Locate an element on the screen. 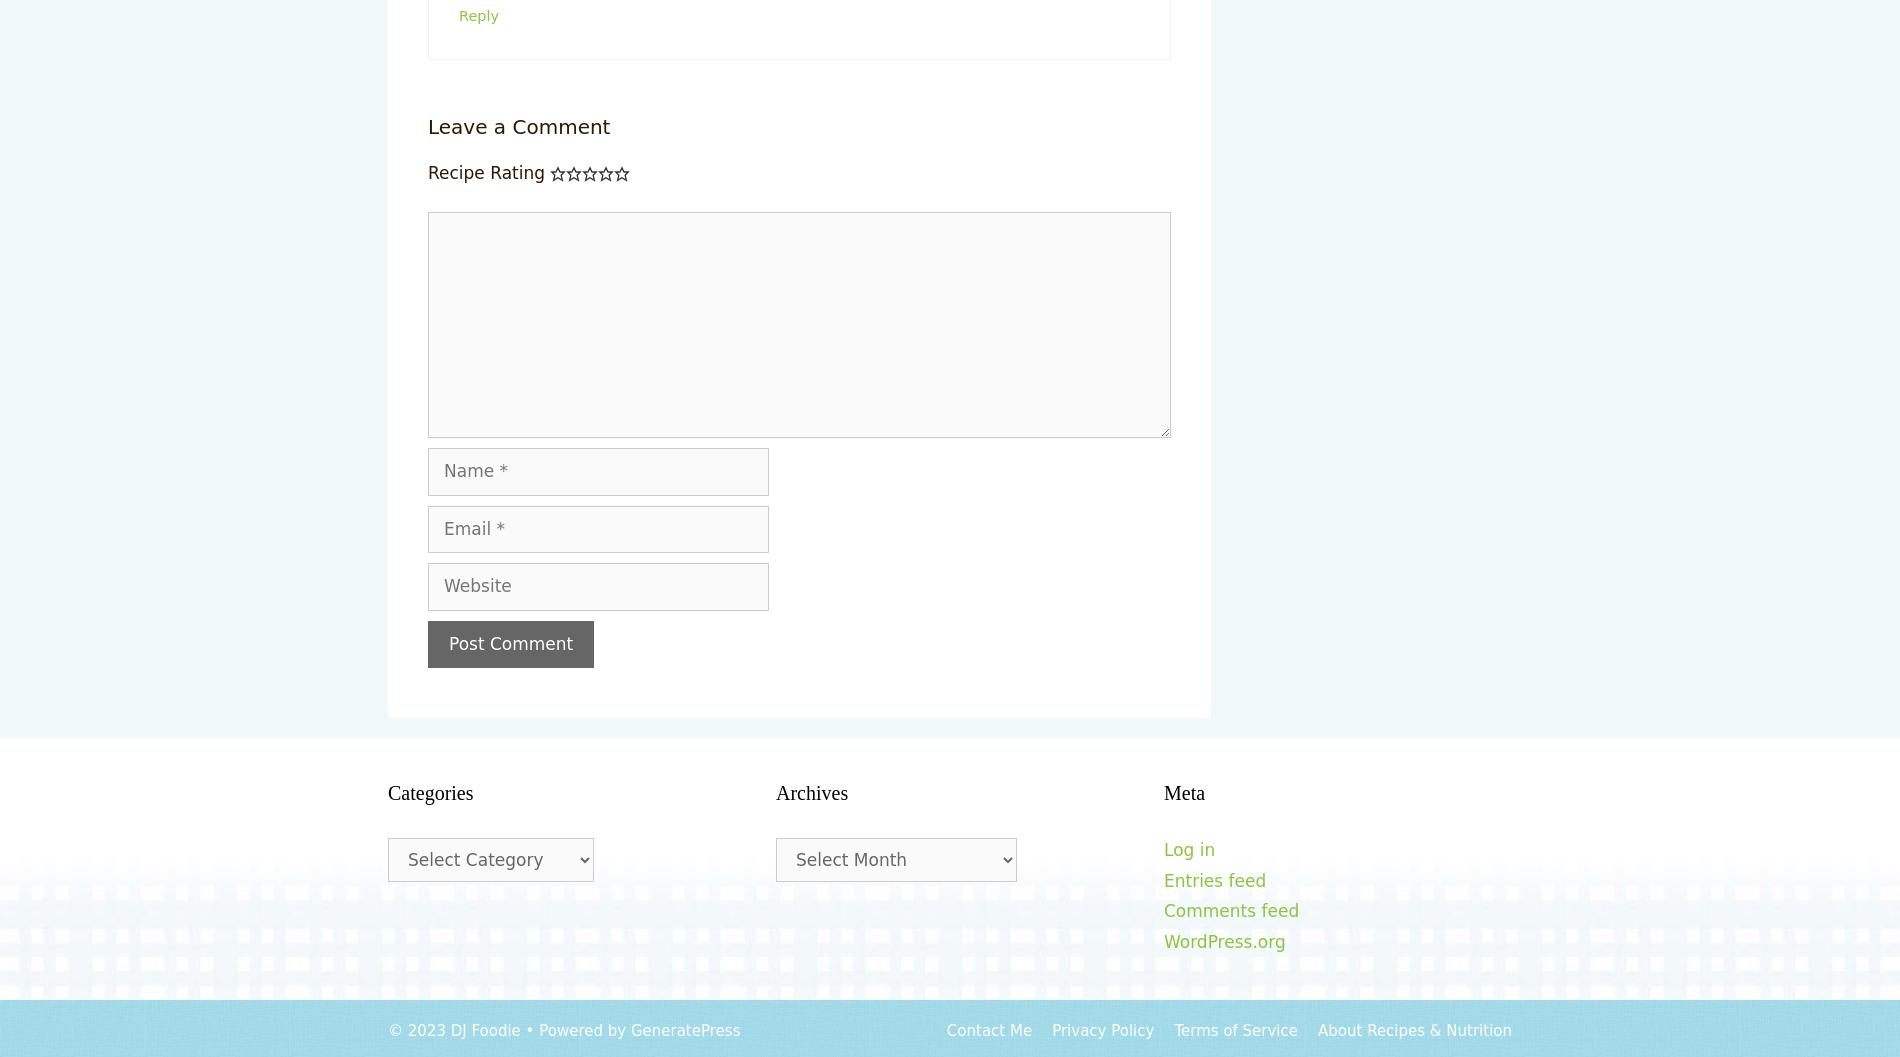  'Log in' is located at coordinates (1162, 849).